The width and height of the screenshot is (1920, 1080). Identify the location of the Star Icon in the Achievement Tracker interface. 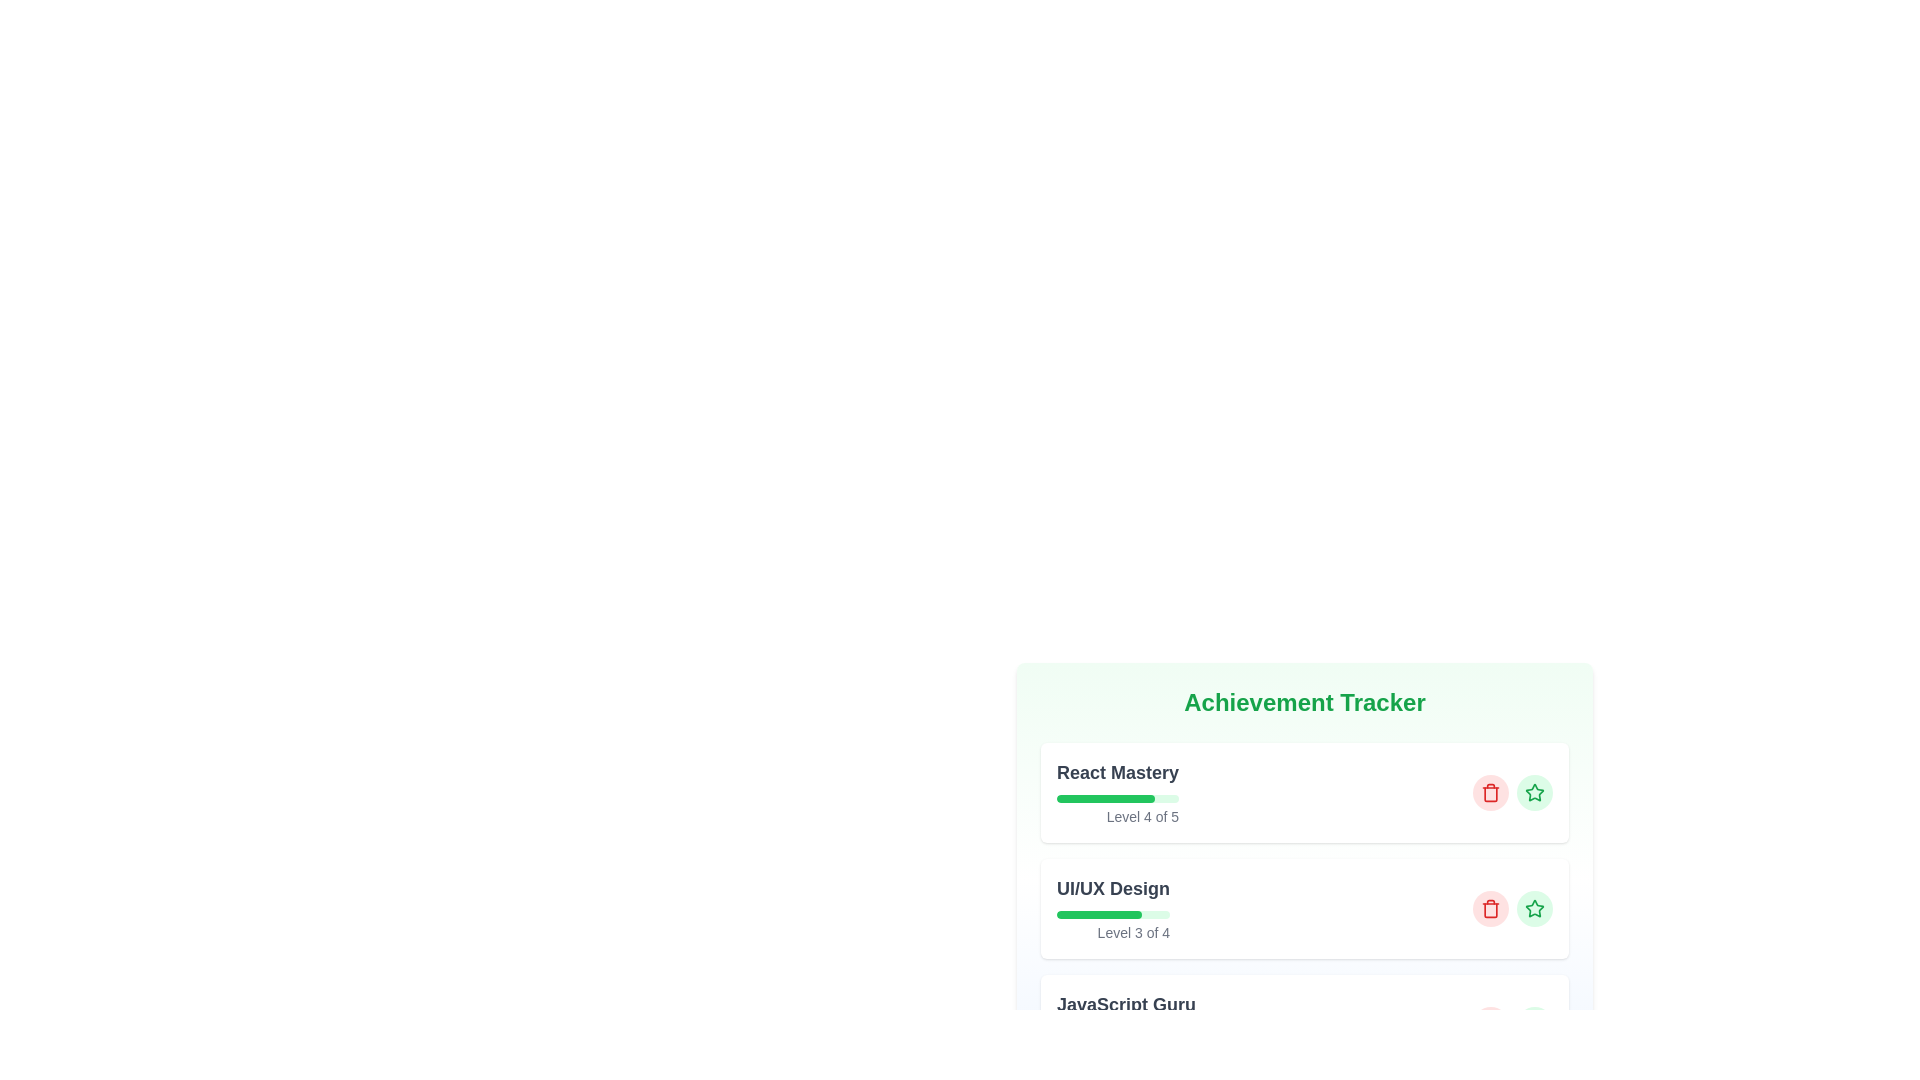
(1534, 791).